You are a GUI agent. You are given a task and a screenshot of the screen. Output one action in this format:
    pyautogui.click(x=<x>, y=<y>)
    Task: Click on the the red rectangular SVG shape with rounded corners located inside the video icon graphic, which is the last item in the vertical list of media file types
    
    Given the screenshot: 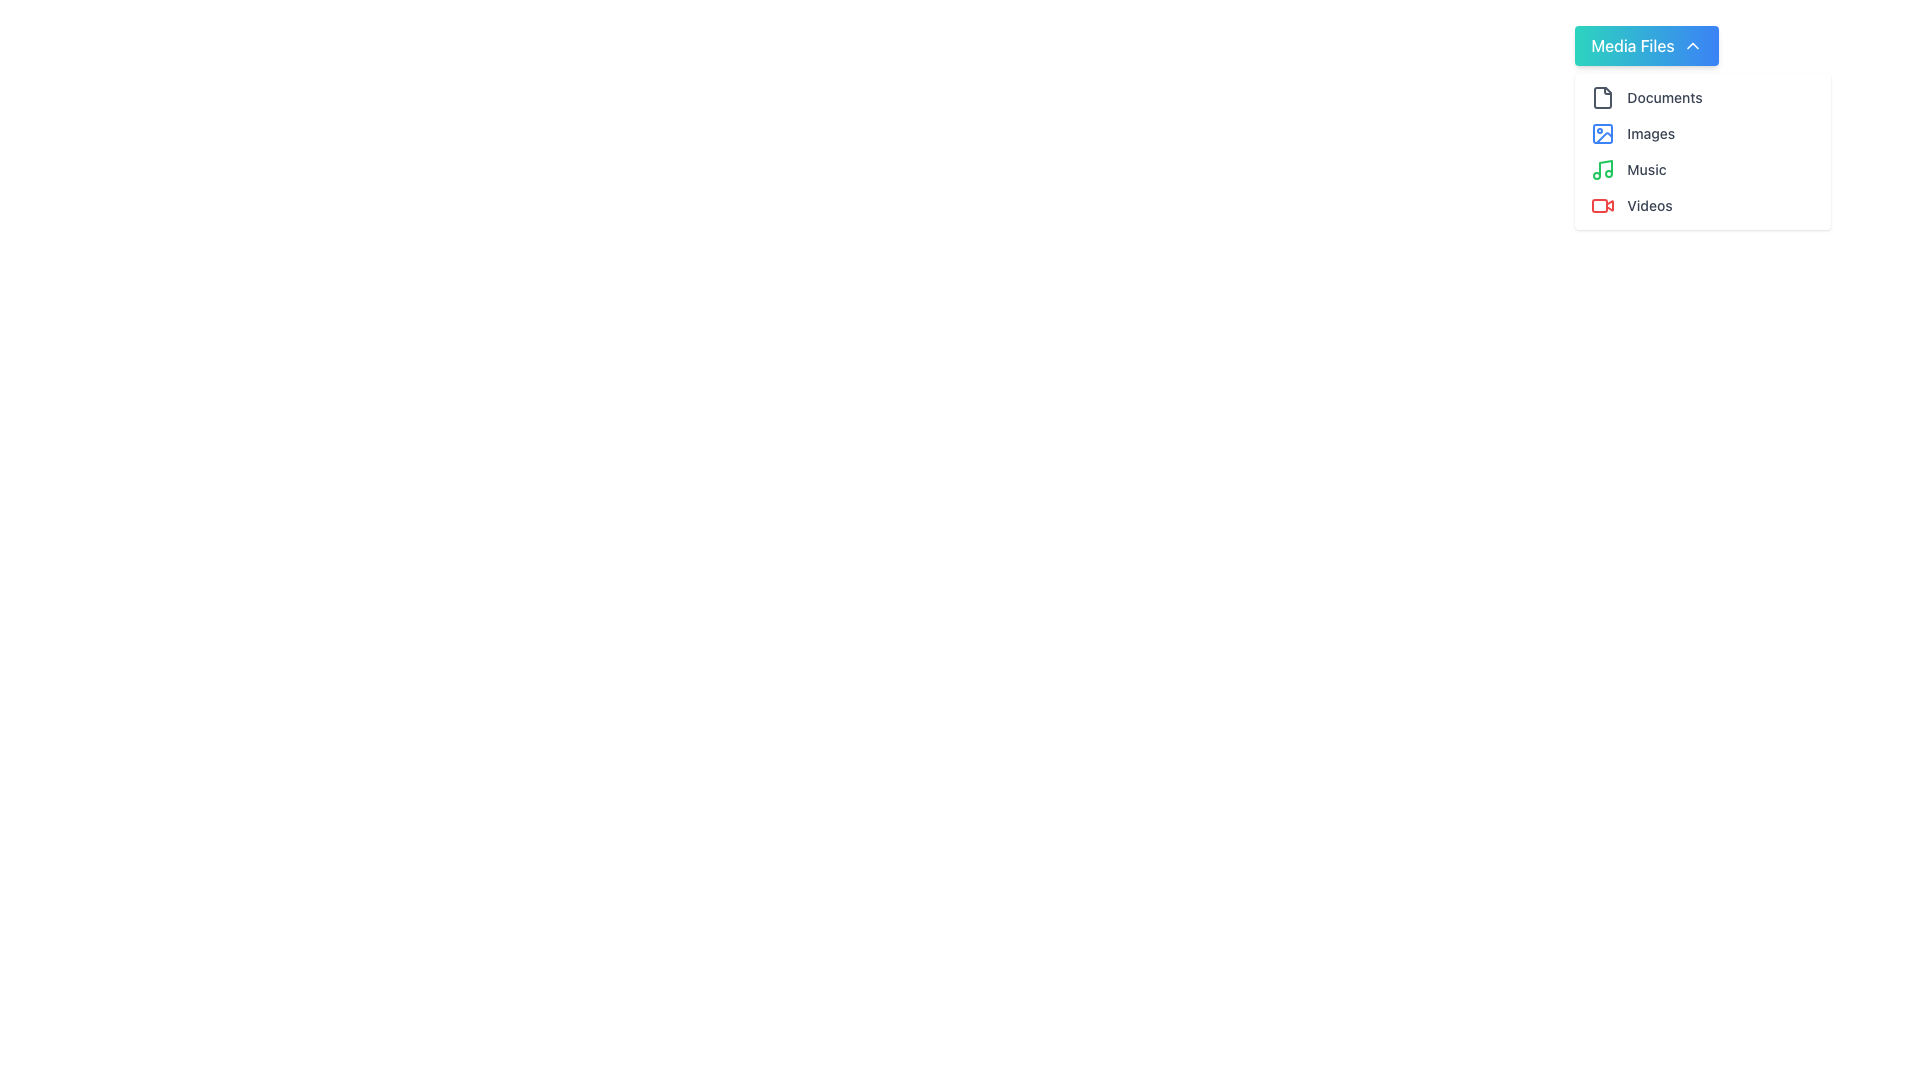 What is the action you would take?
    pyautogui.click(x=1600, y=205)
    